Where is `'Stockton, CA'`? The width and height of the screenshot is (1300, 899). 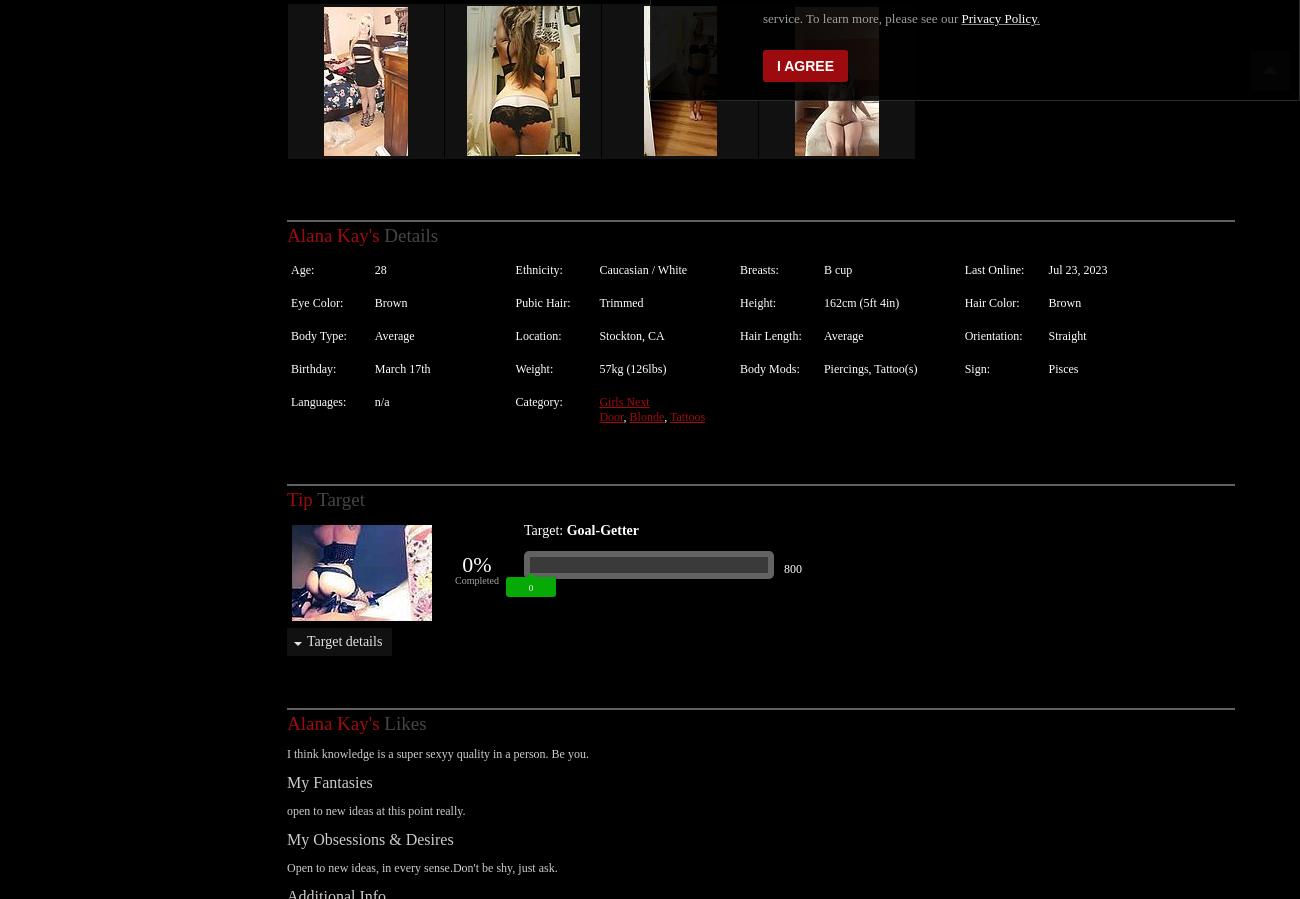
'Stockton, CA' is located at coordinates (631, 313).